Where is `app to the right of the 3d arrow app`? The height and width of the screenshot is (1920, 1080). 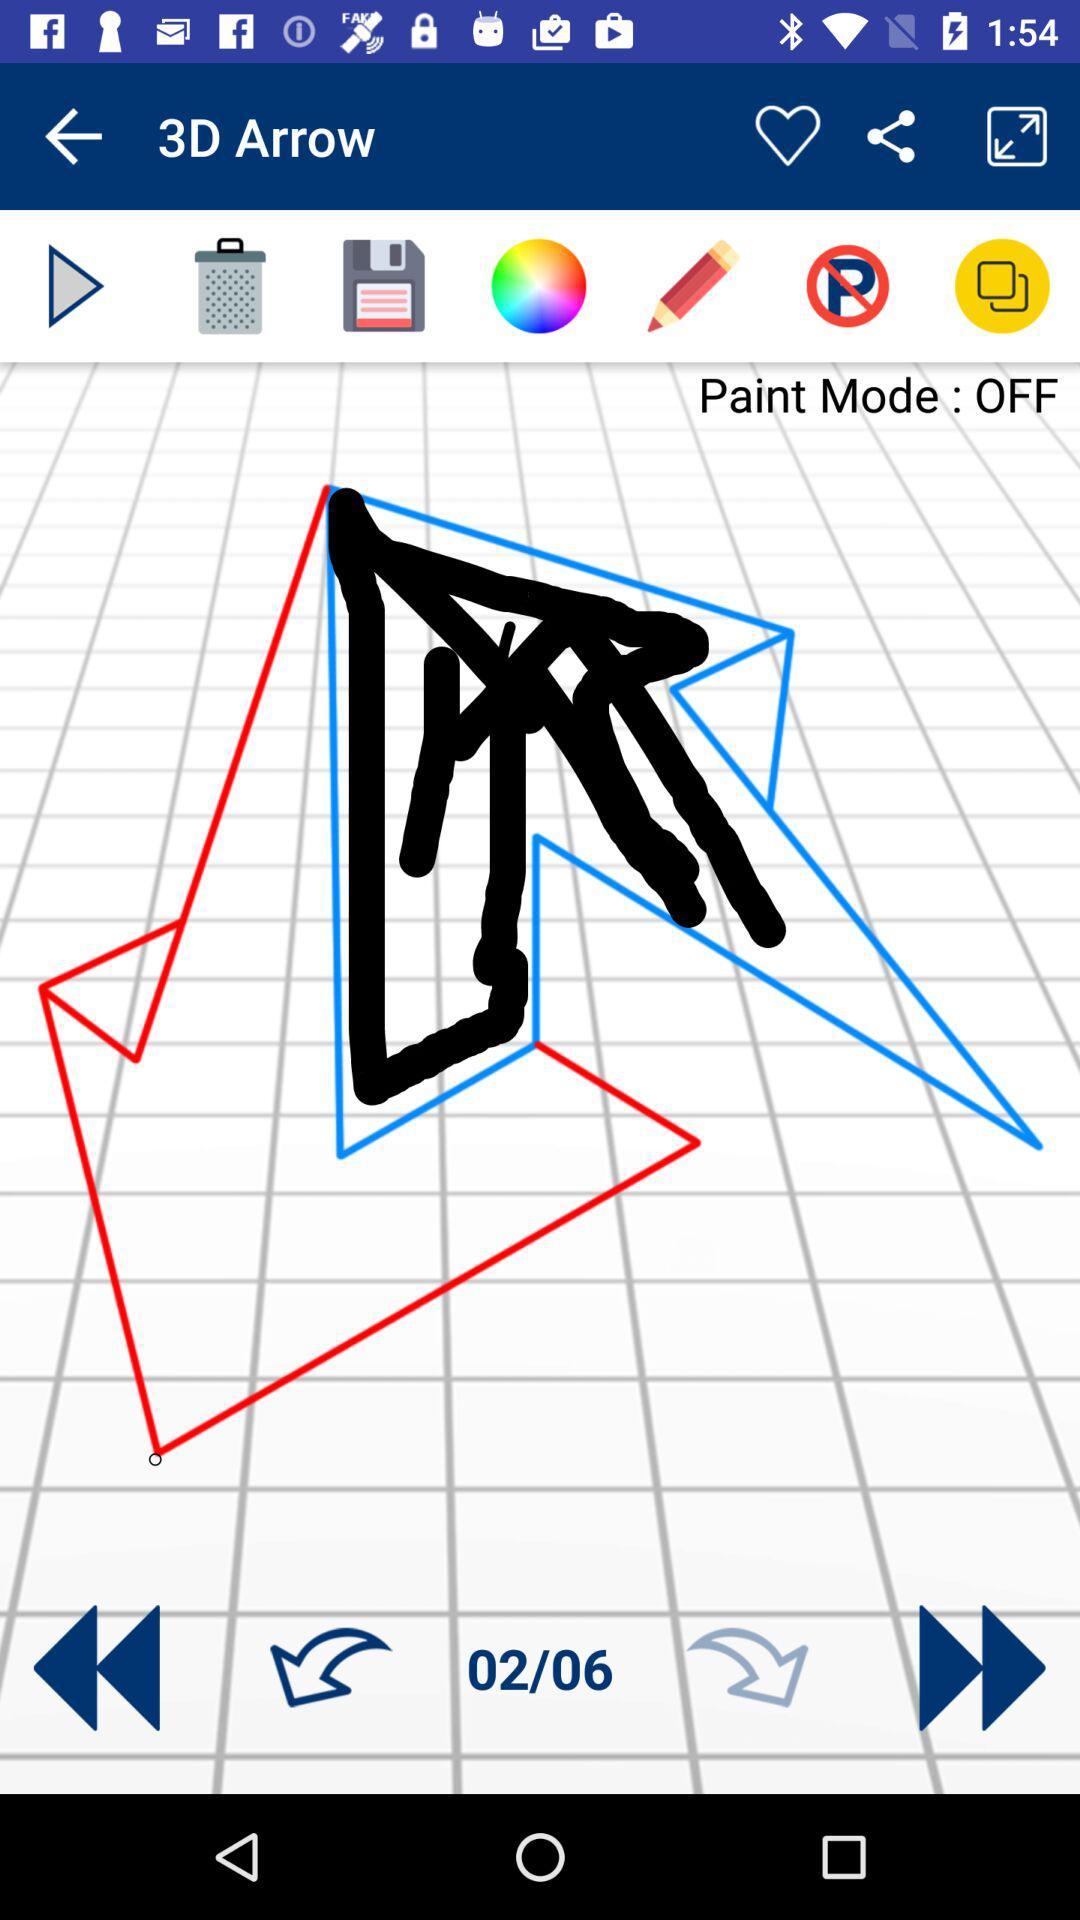
app to the right of the 3d arrow app is located at coordinates (786, 135).